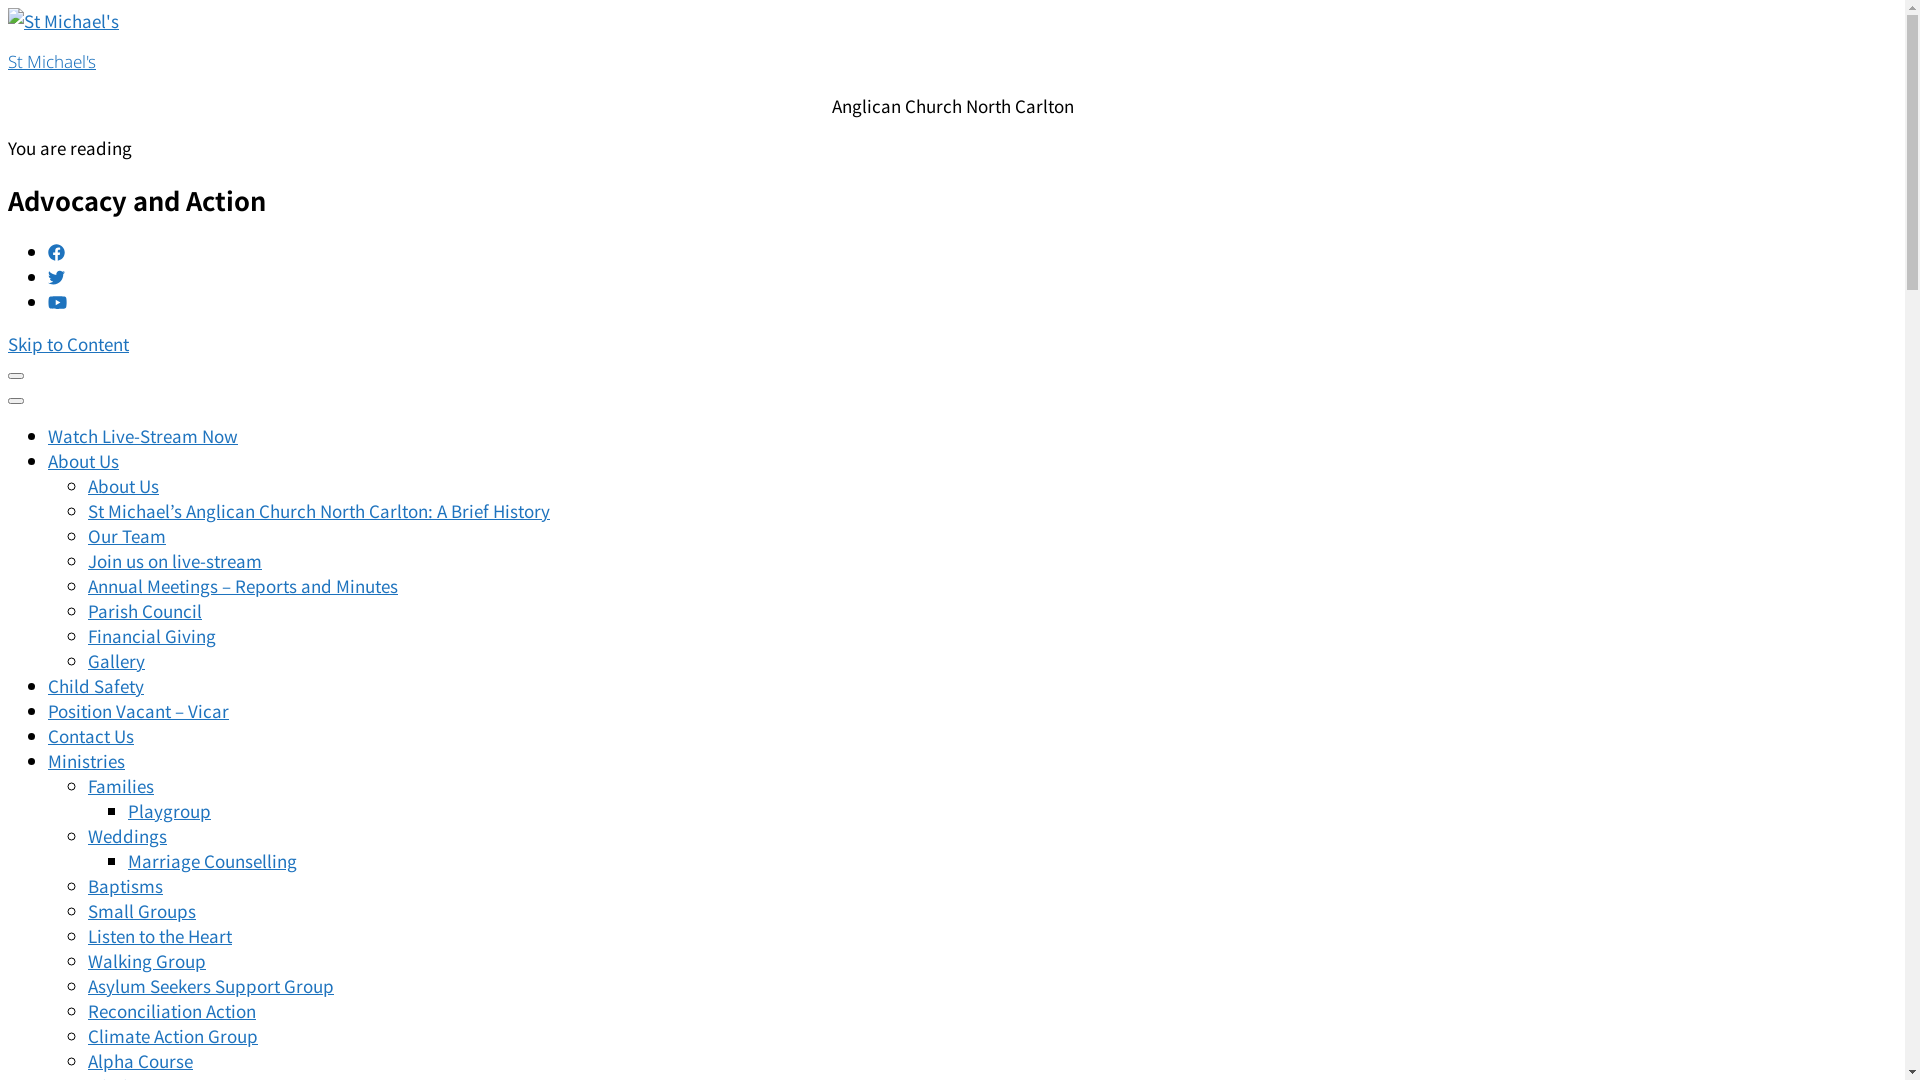 Image resolution: width=1920 pixels, height=1080 pixels. What do you see at coordinates (143, 609) in the screenshot?
I see `'Parish Council'` at bounding box center [143, 609].